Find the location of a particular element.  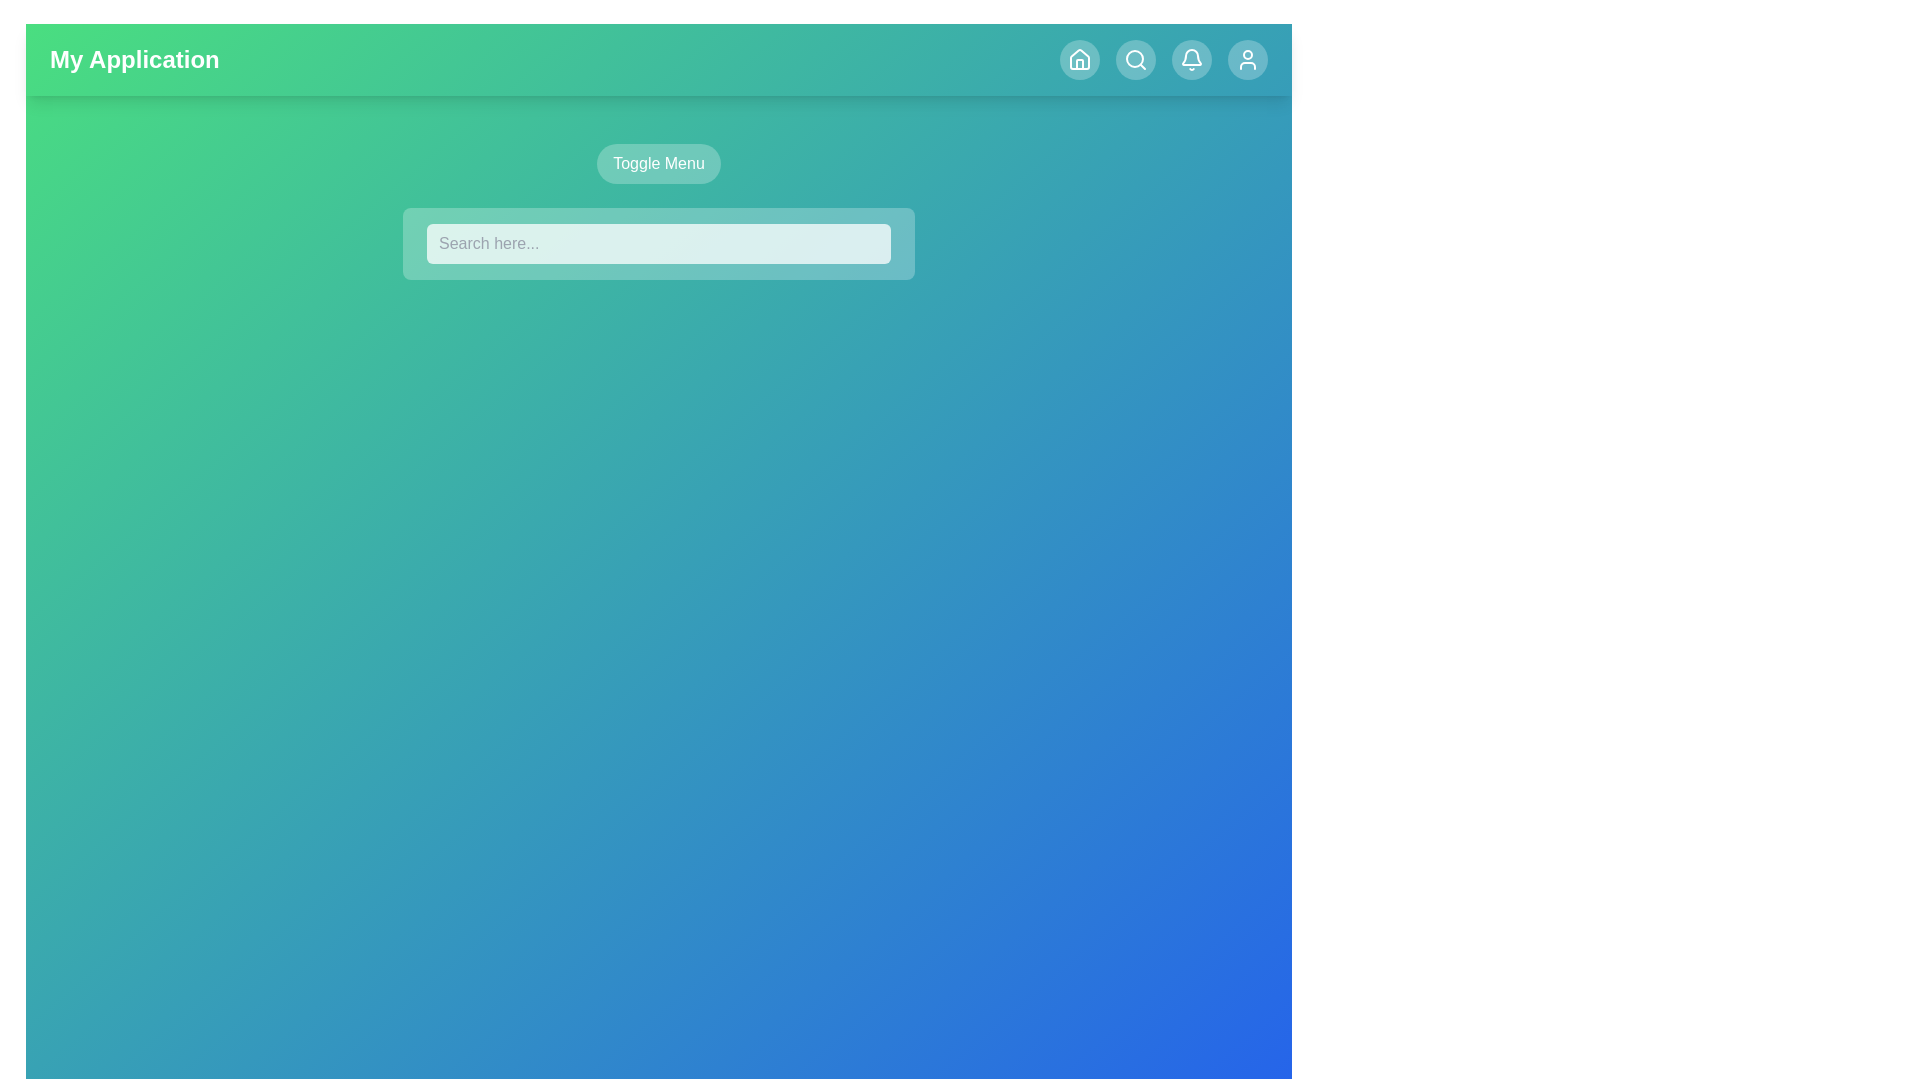

the 'Toggle Menu' button to toggle the visibility of the menu is located at coordinates (658, 163).